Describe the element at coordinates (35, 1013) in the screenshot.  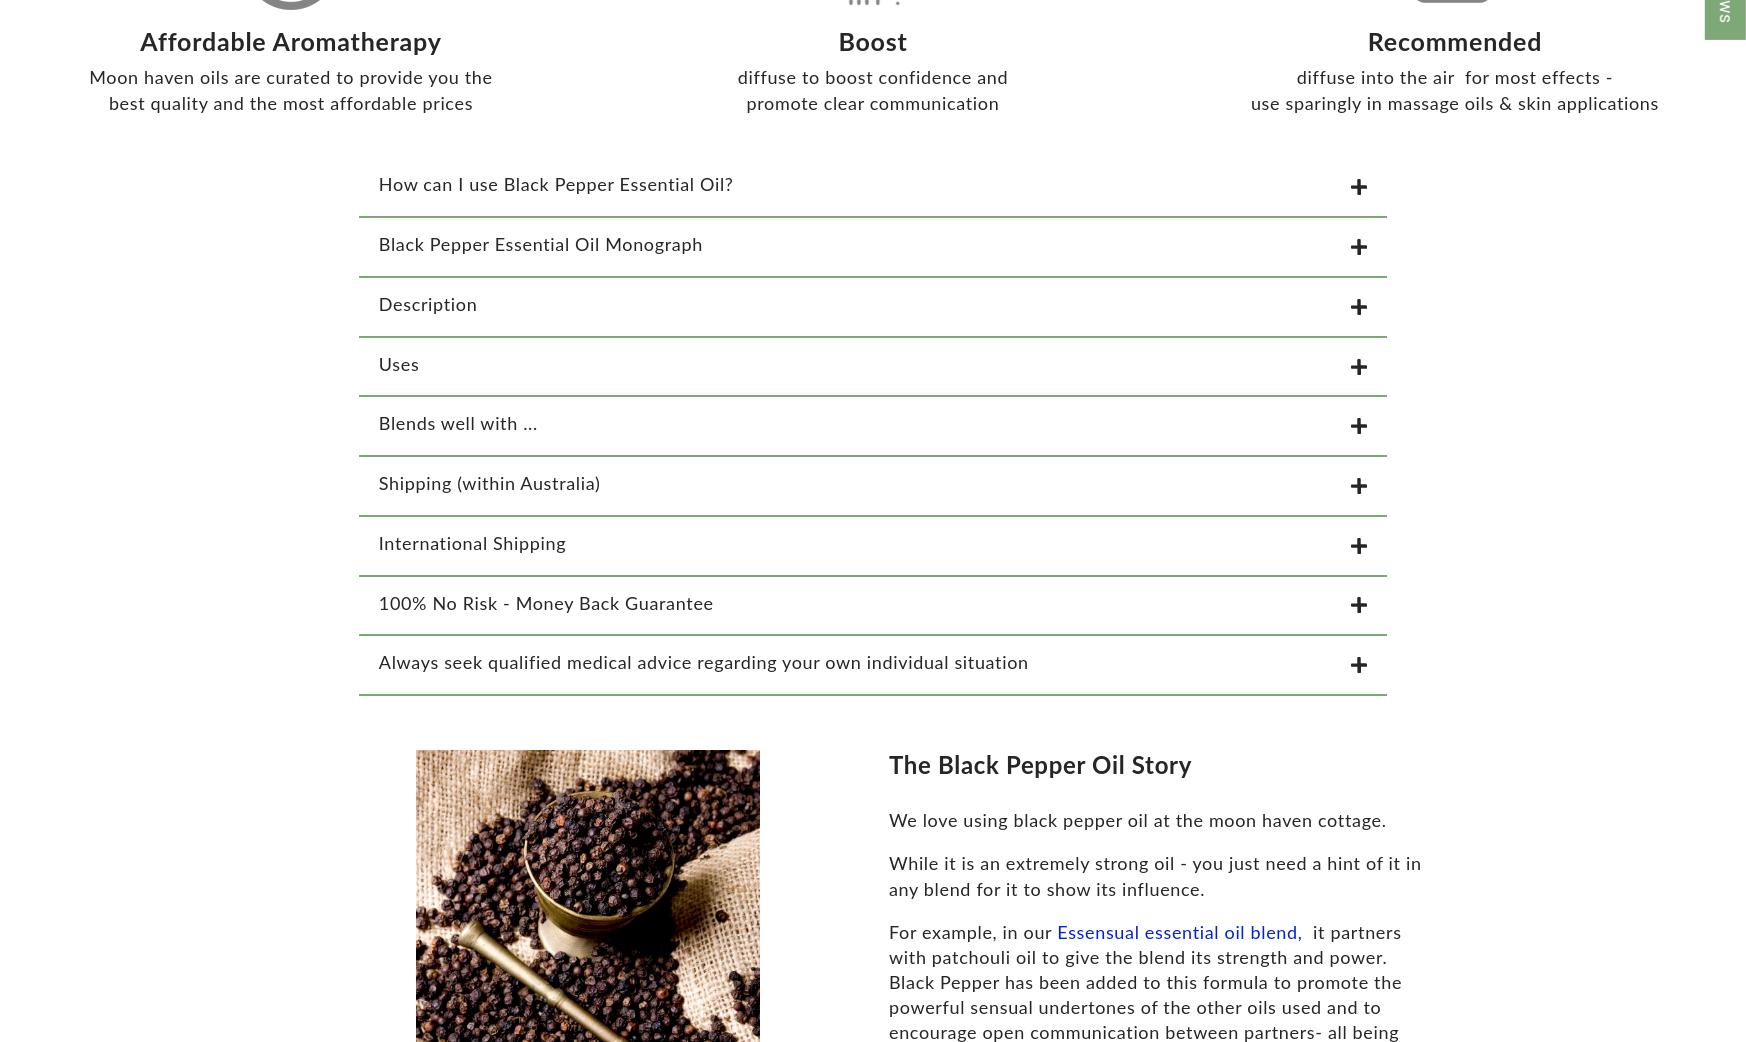
I see `'$20.00'` at that location.